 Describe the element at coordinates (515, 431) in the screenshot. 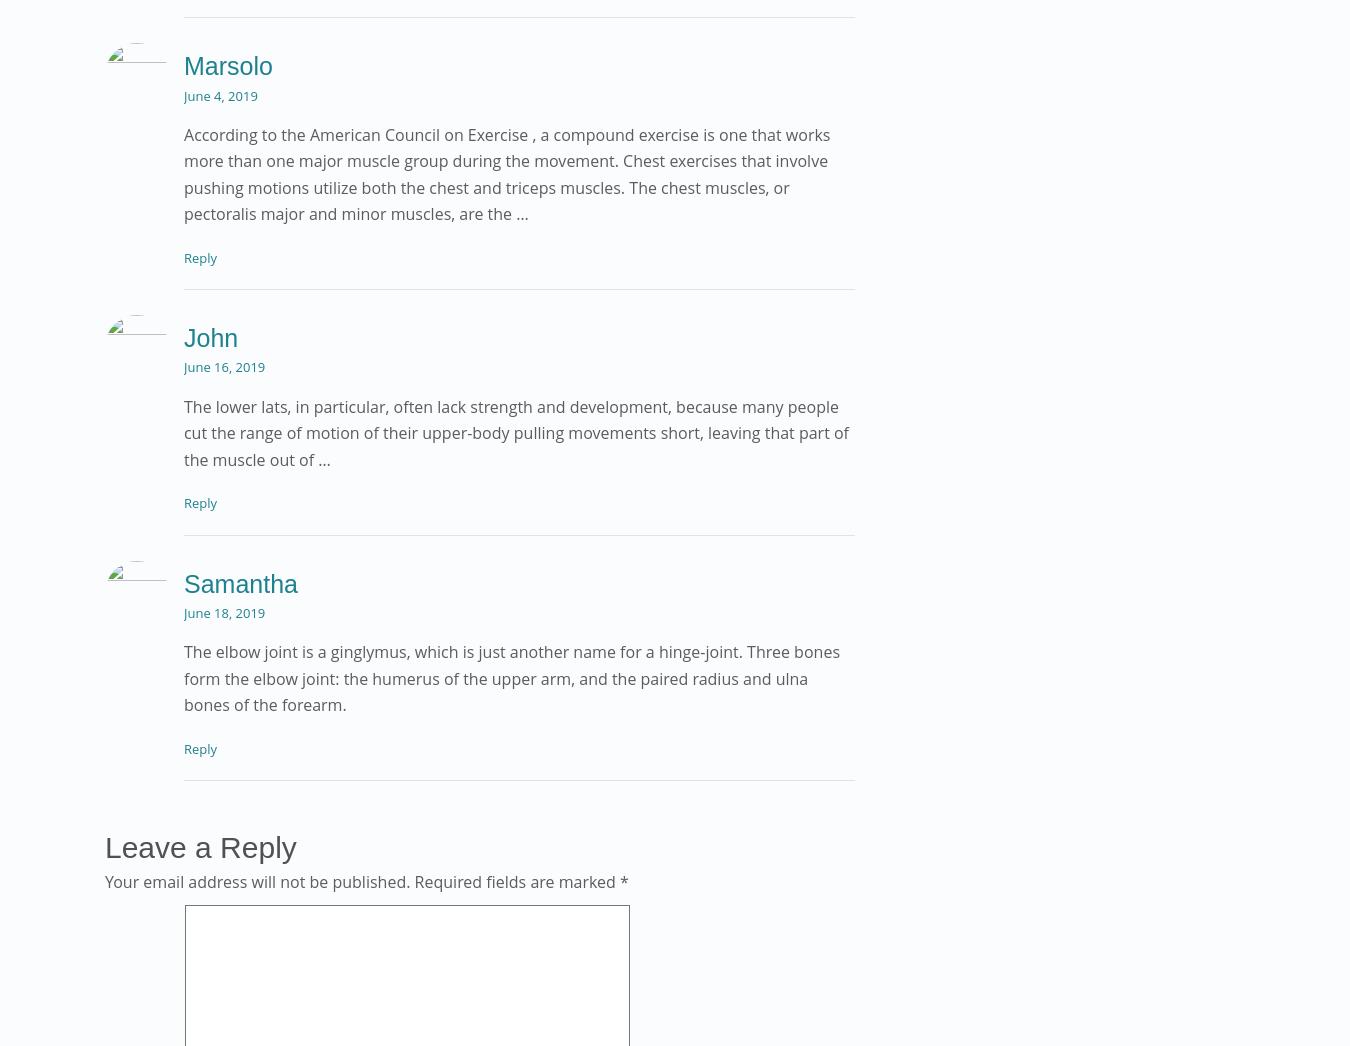

I see `'The lower lats, in particular, often lack strength and development, because many people cut the range of motion of their upper-body pulling movements short, leaving that part of the muscle out of …'` at that location.